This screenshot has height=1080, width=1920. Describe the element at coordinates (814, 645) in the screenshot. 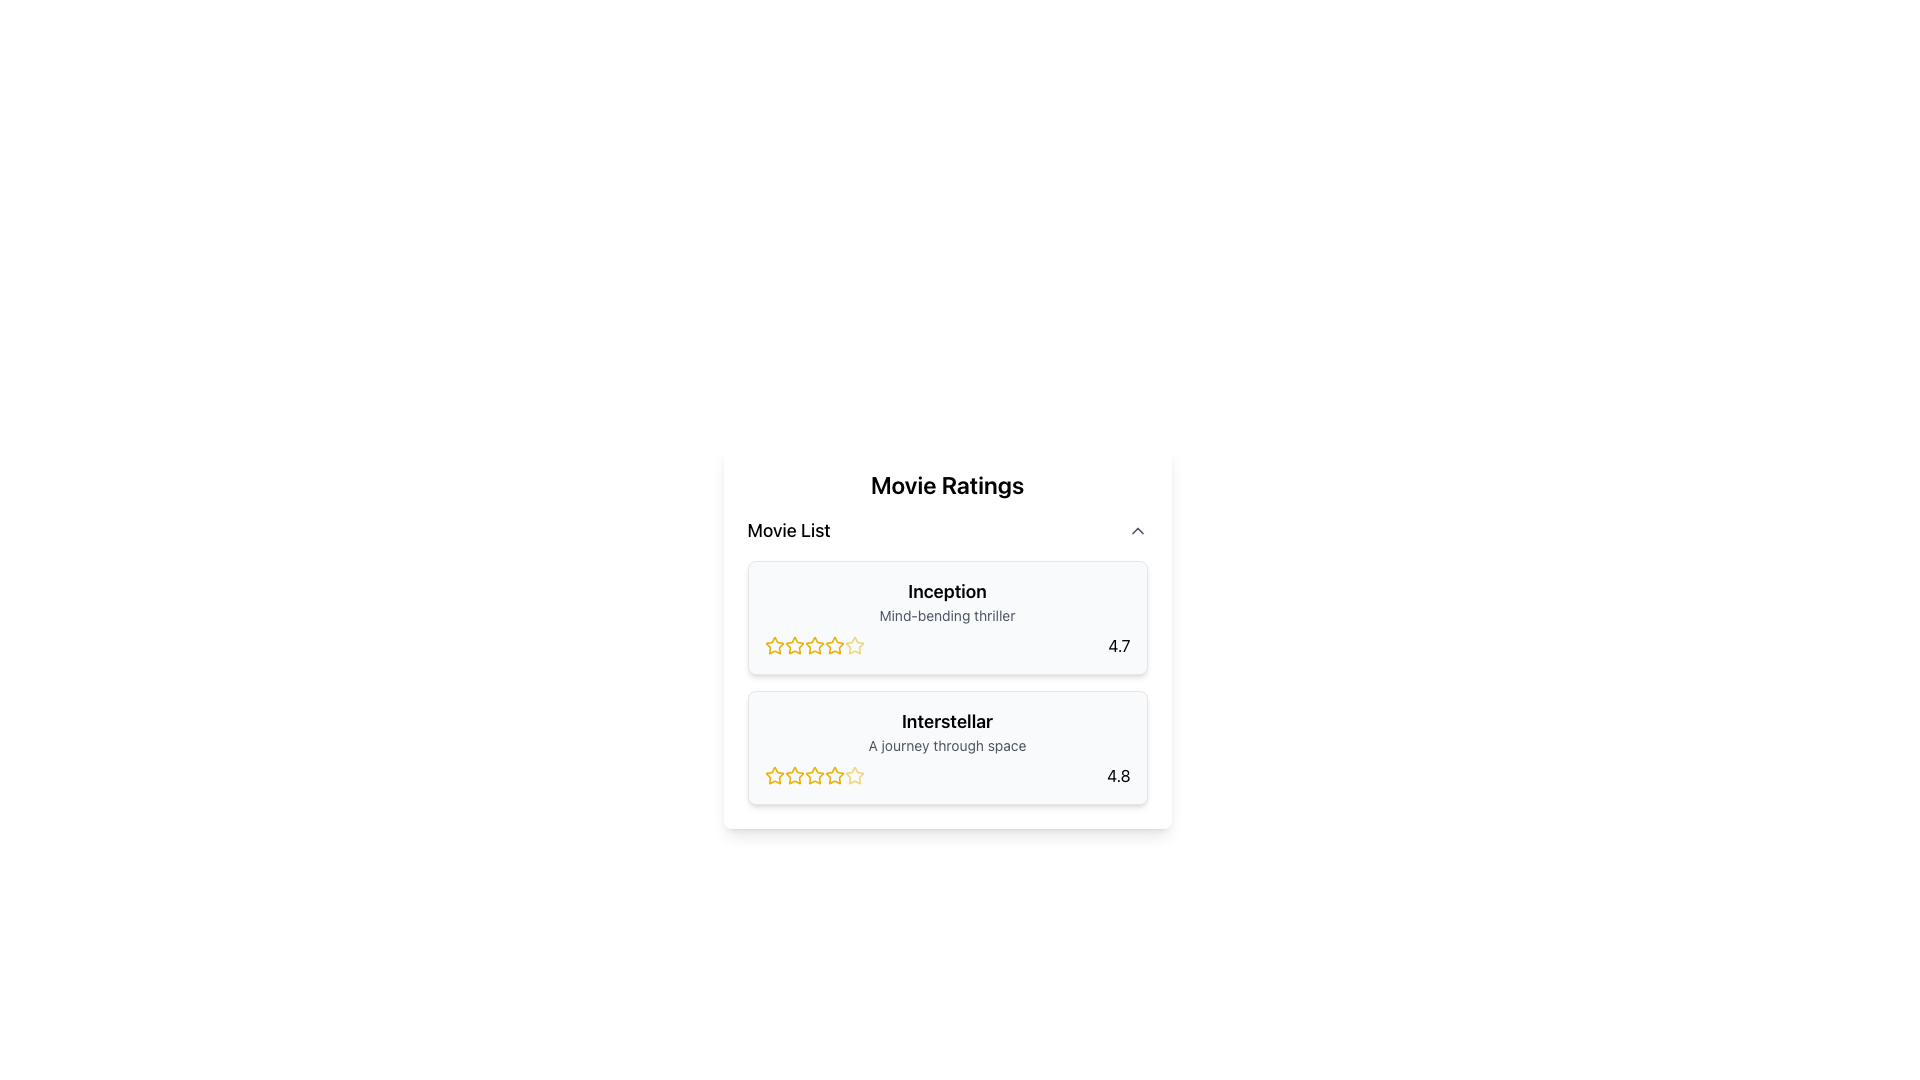

I see `the second star icon for rating in the rating section of the movie entry for 'Inception'` at that location.